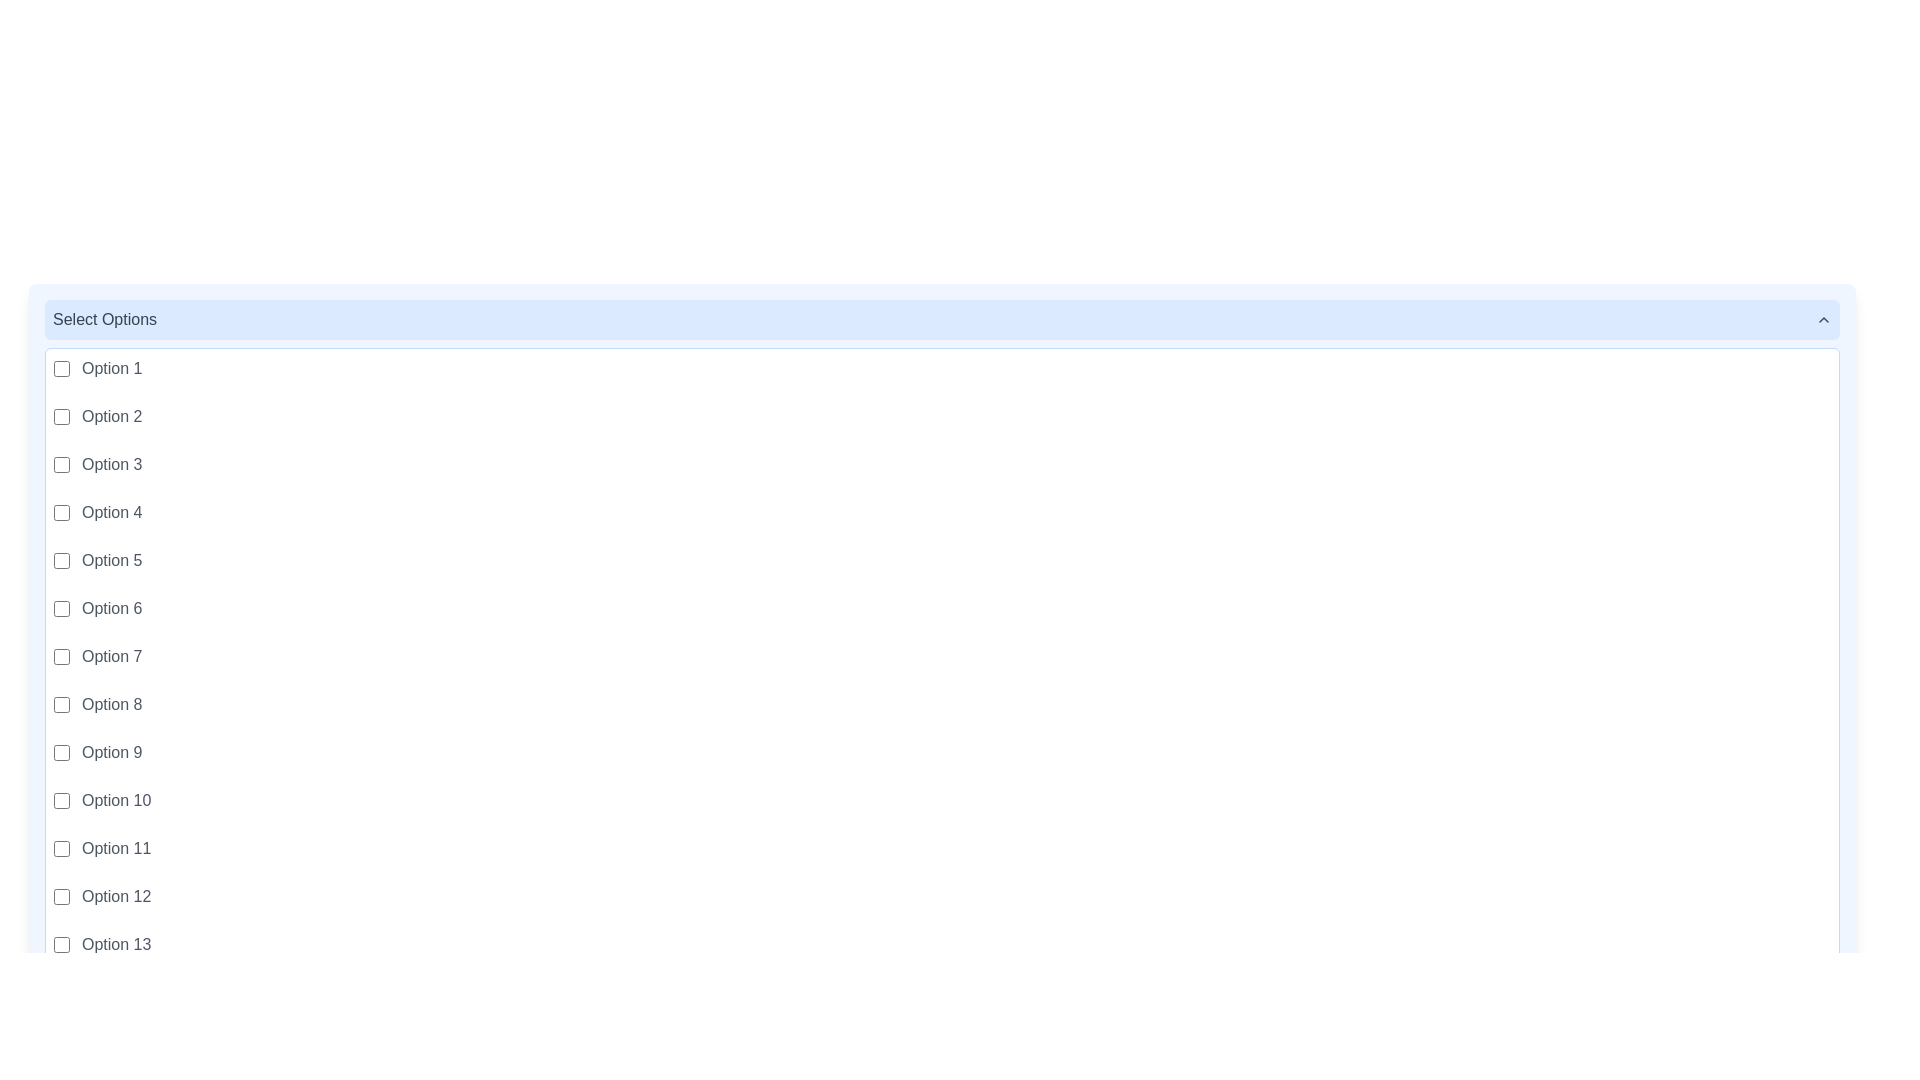  What do you see at coordinates (62, 415) in the screenshot?
I see `the checkbox labeled 'Option 2' by` at bounding box center [62, 415].